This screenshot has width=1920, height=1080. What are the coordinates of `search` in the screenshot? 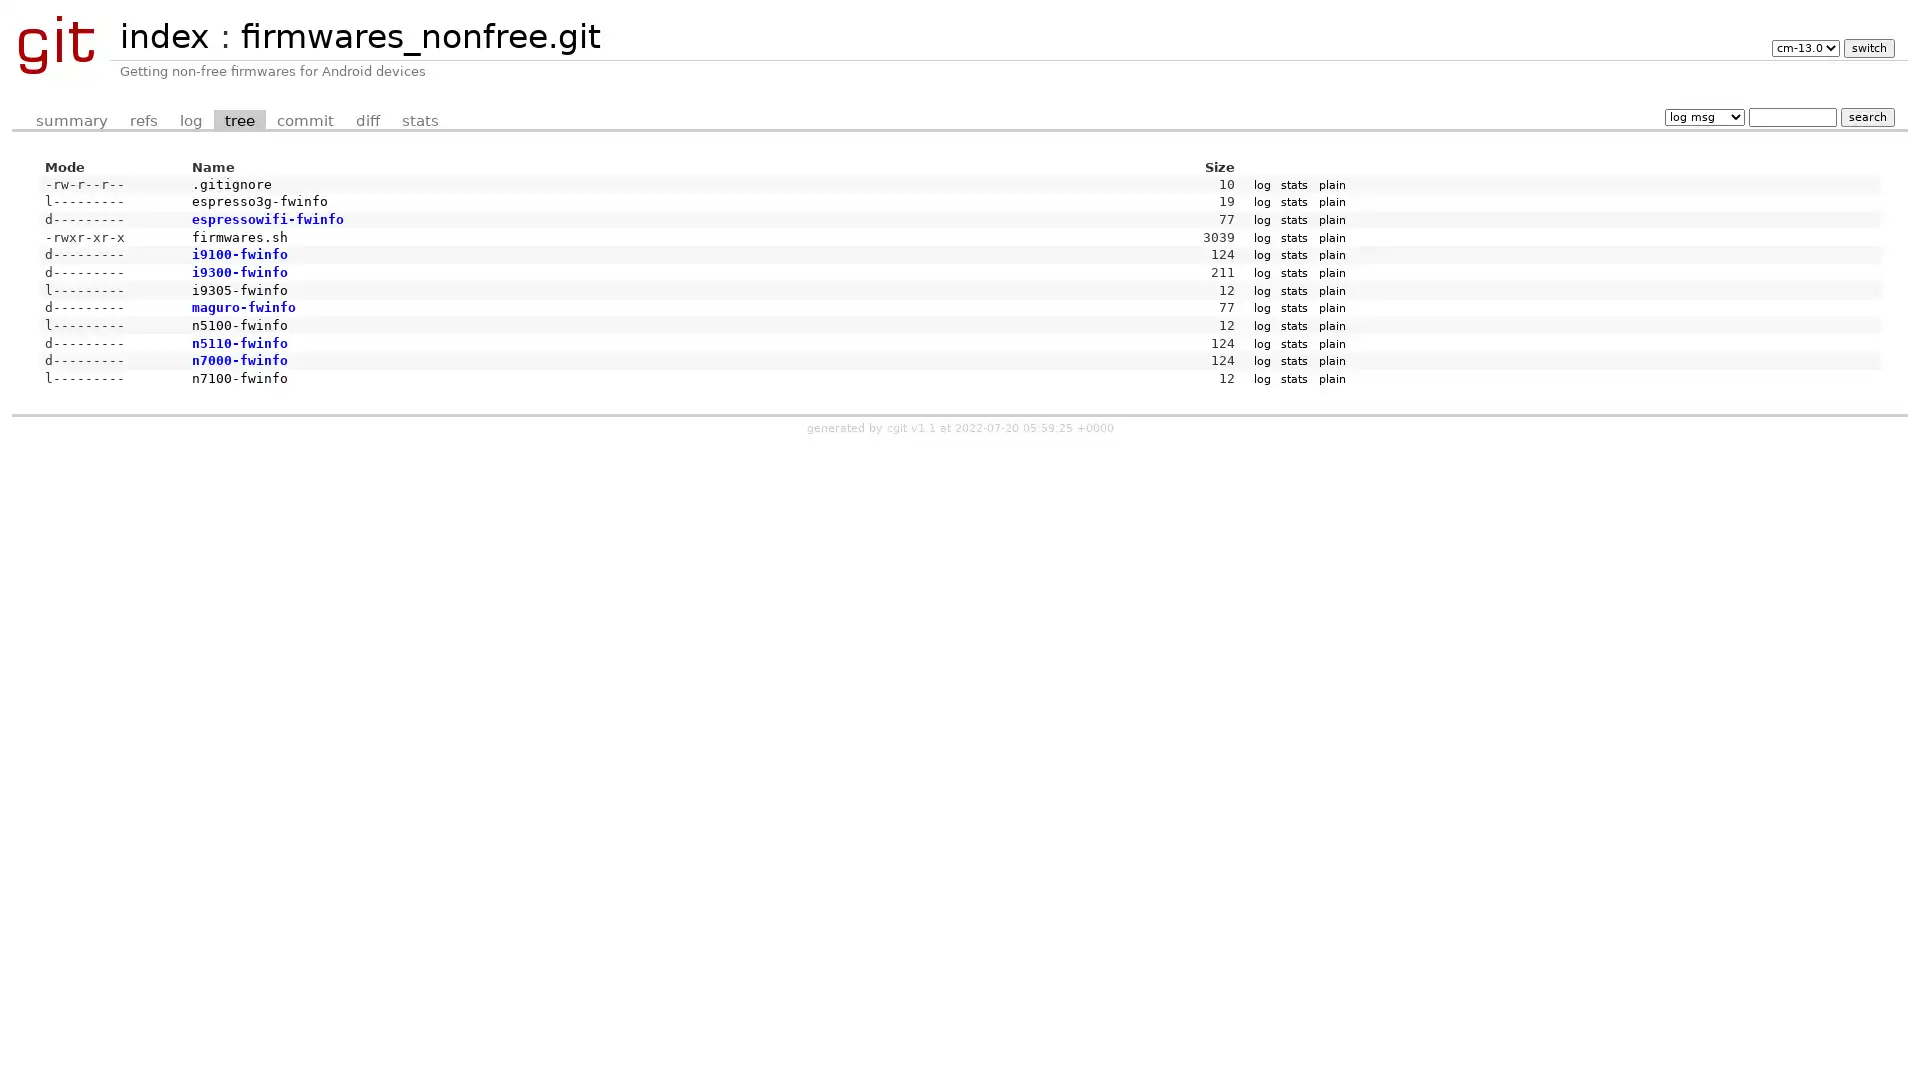 It's located at (1866, 116).